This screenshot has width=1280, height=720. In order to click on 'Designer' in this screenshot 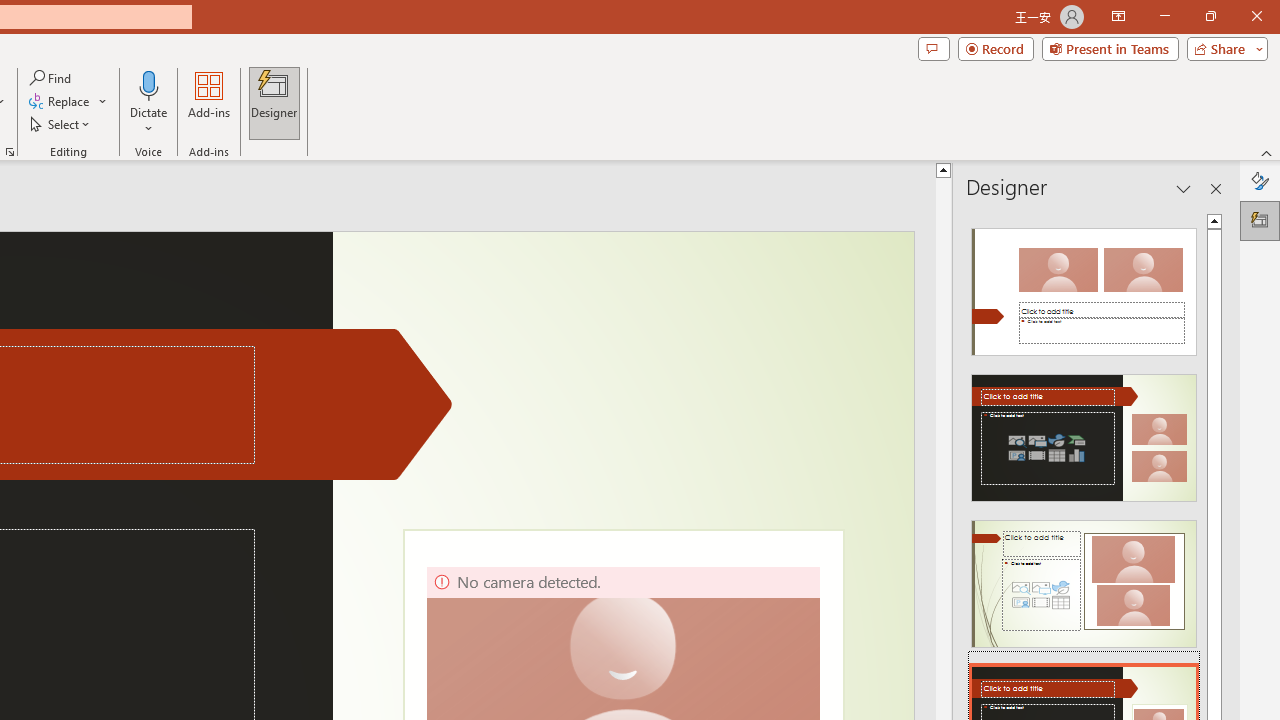, I will do `click(273, 103)`.